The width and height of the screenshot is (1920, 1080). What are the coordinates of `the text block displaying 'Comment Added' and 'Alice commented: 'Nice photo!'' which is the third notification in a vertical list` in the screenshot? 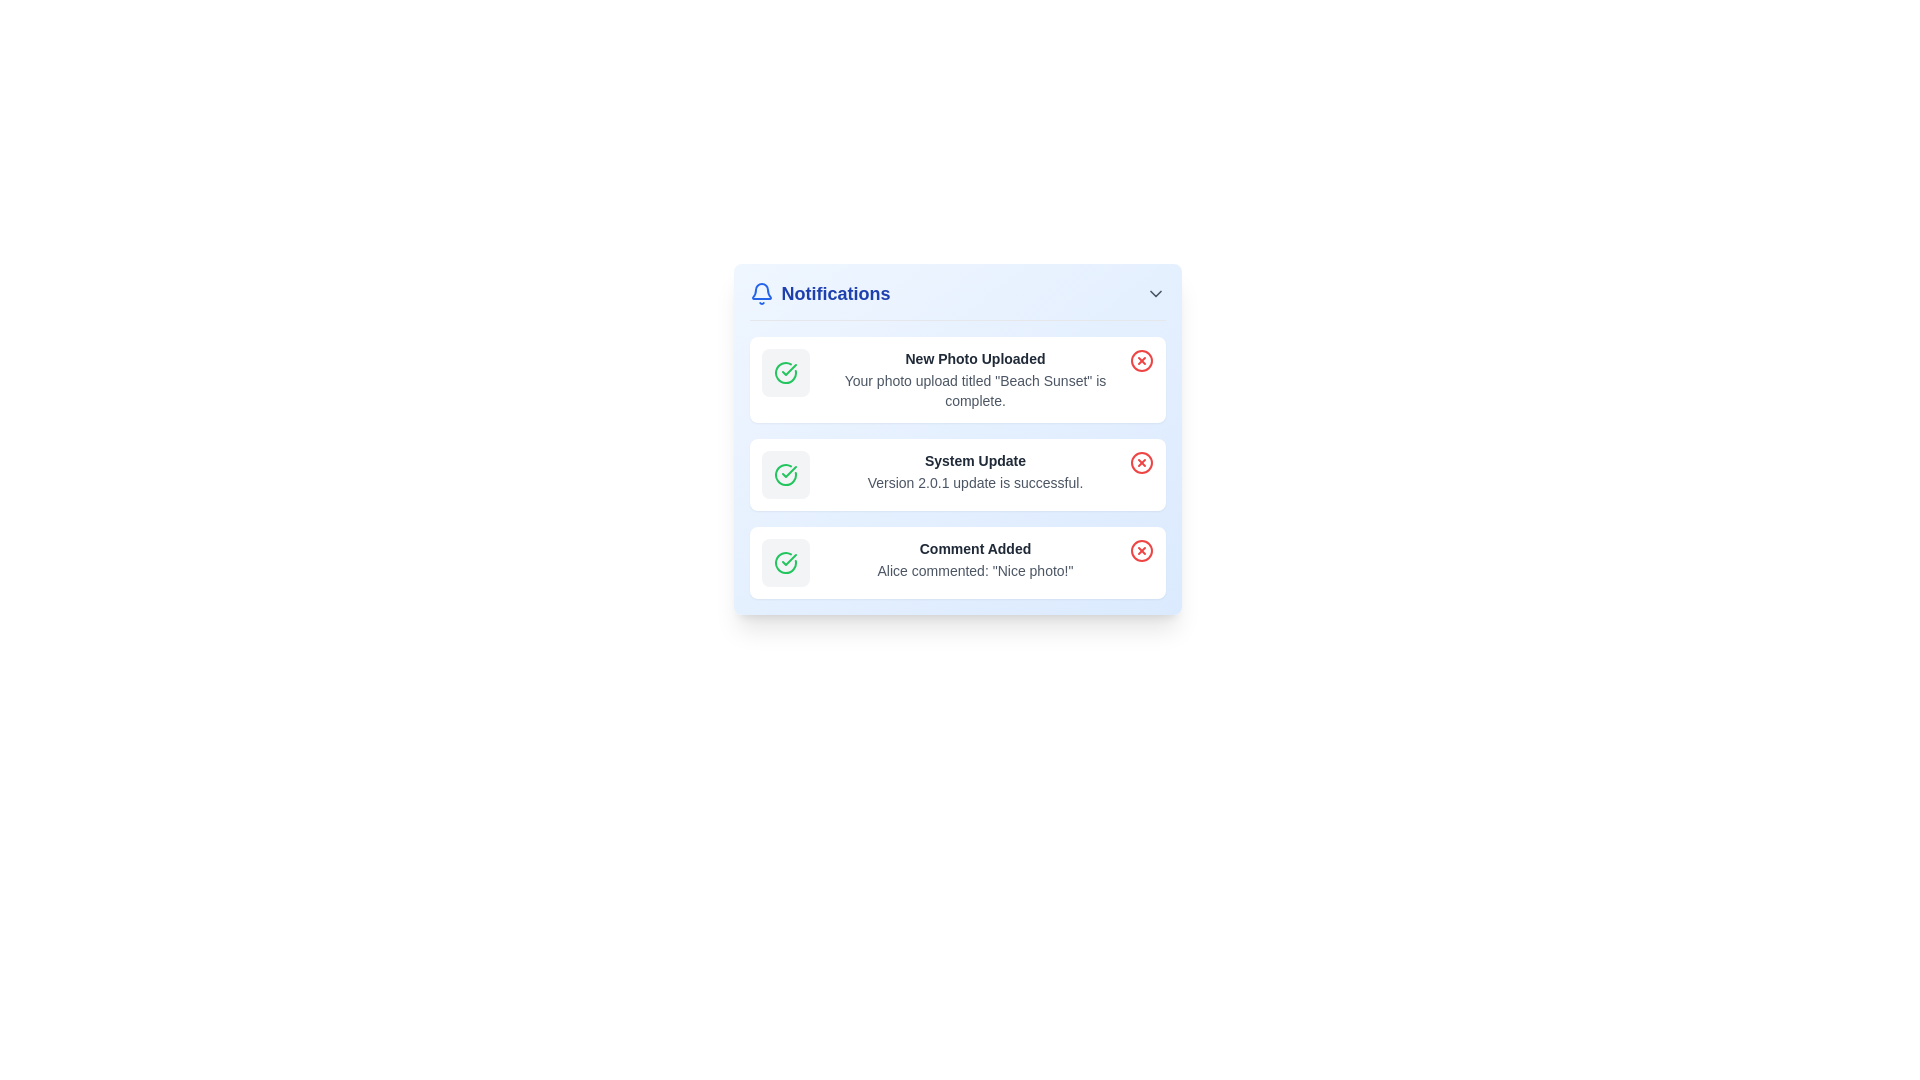 It's located at (975, 559).